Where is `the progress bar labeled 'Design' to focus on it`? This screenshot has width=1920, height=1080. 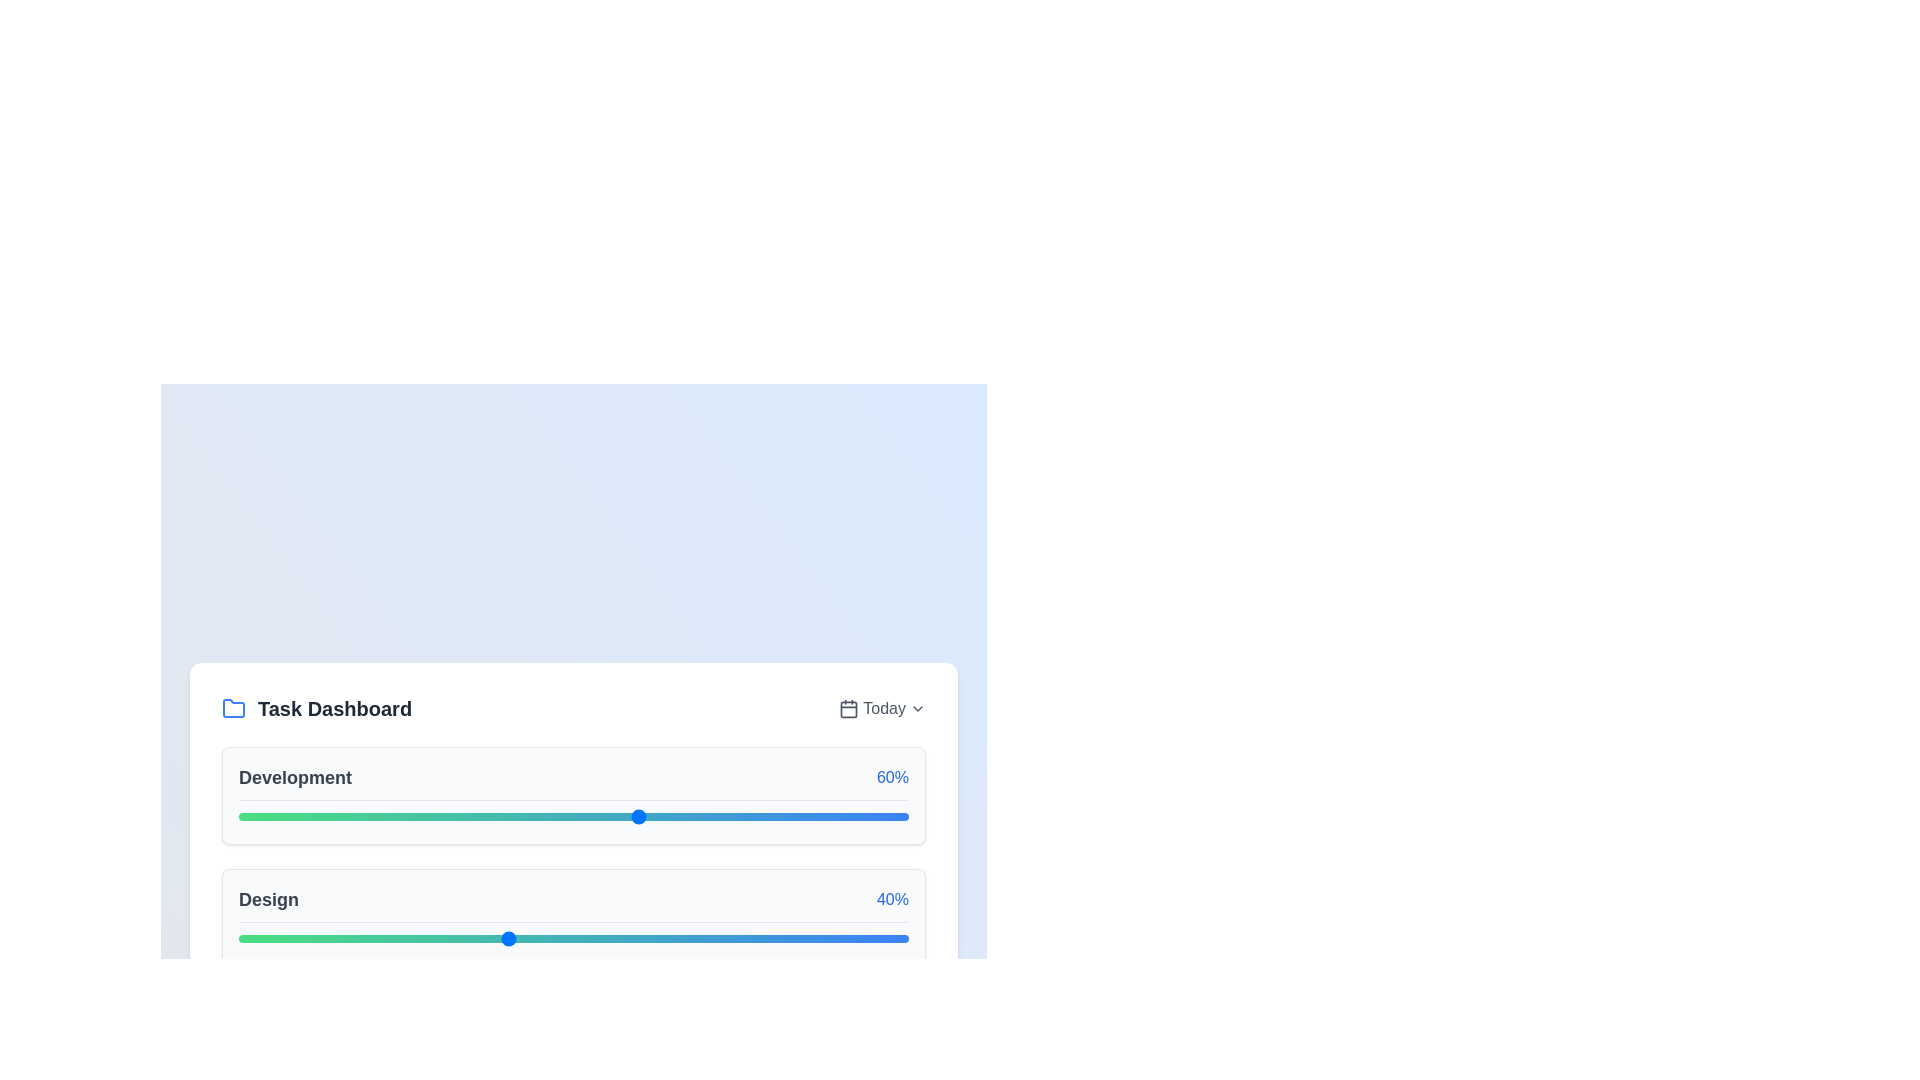
the progress bar labeled 'Design' to focus on it is located at coordinates (573, 918).